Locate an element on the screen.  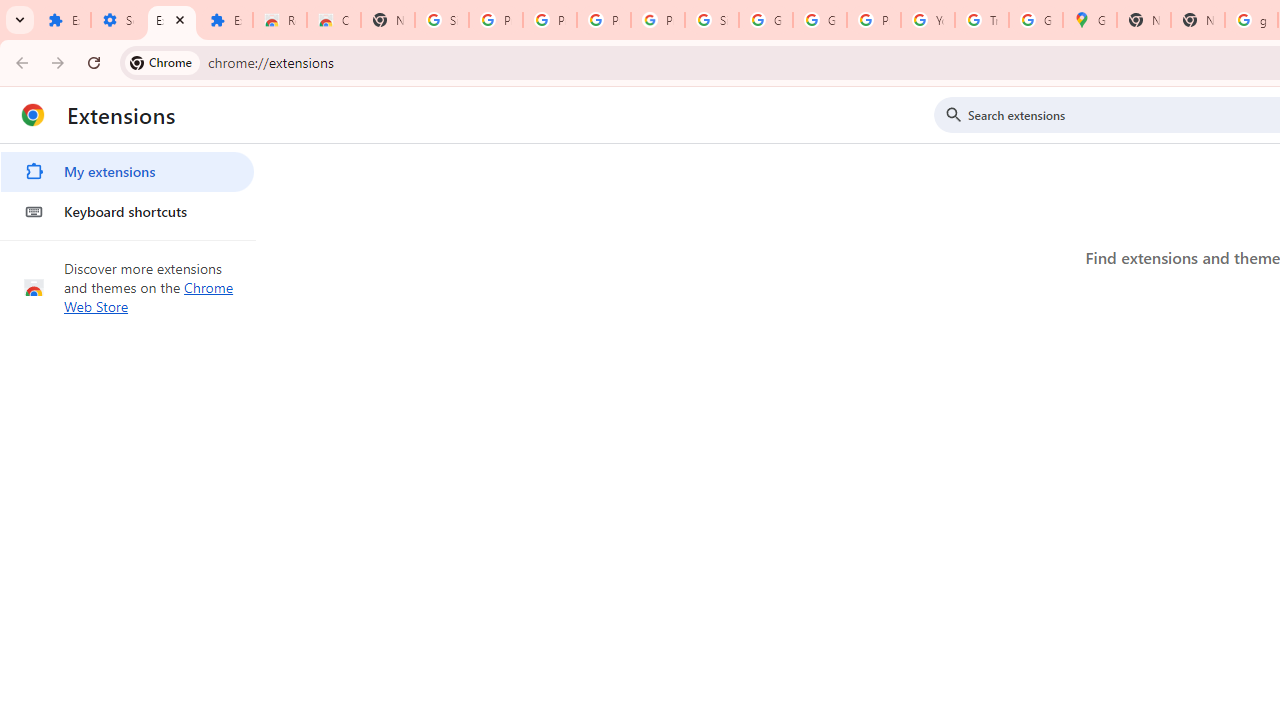
'New Tab' is located at coordinates (1198, 20).